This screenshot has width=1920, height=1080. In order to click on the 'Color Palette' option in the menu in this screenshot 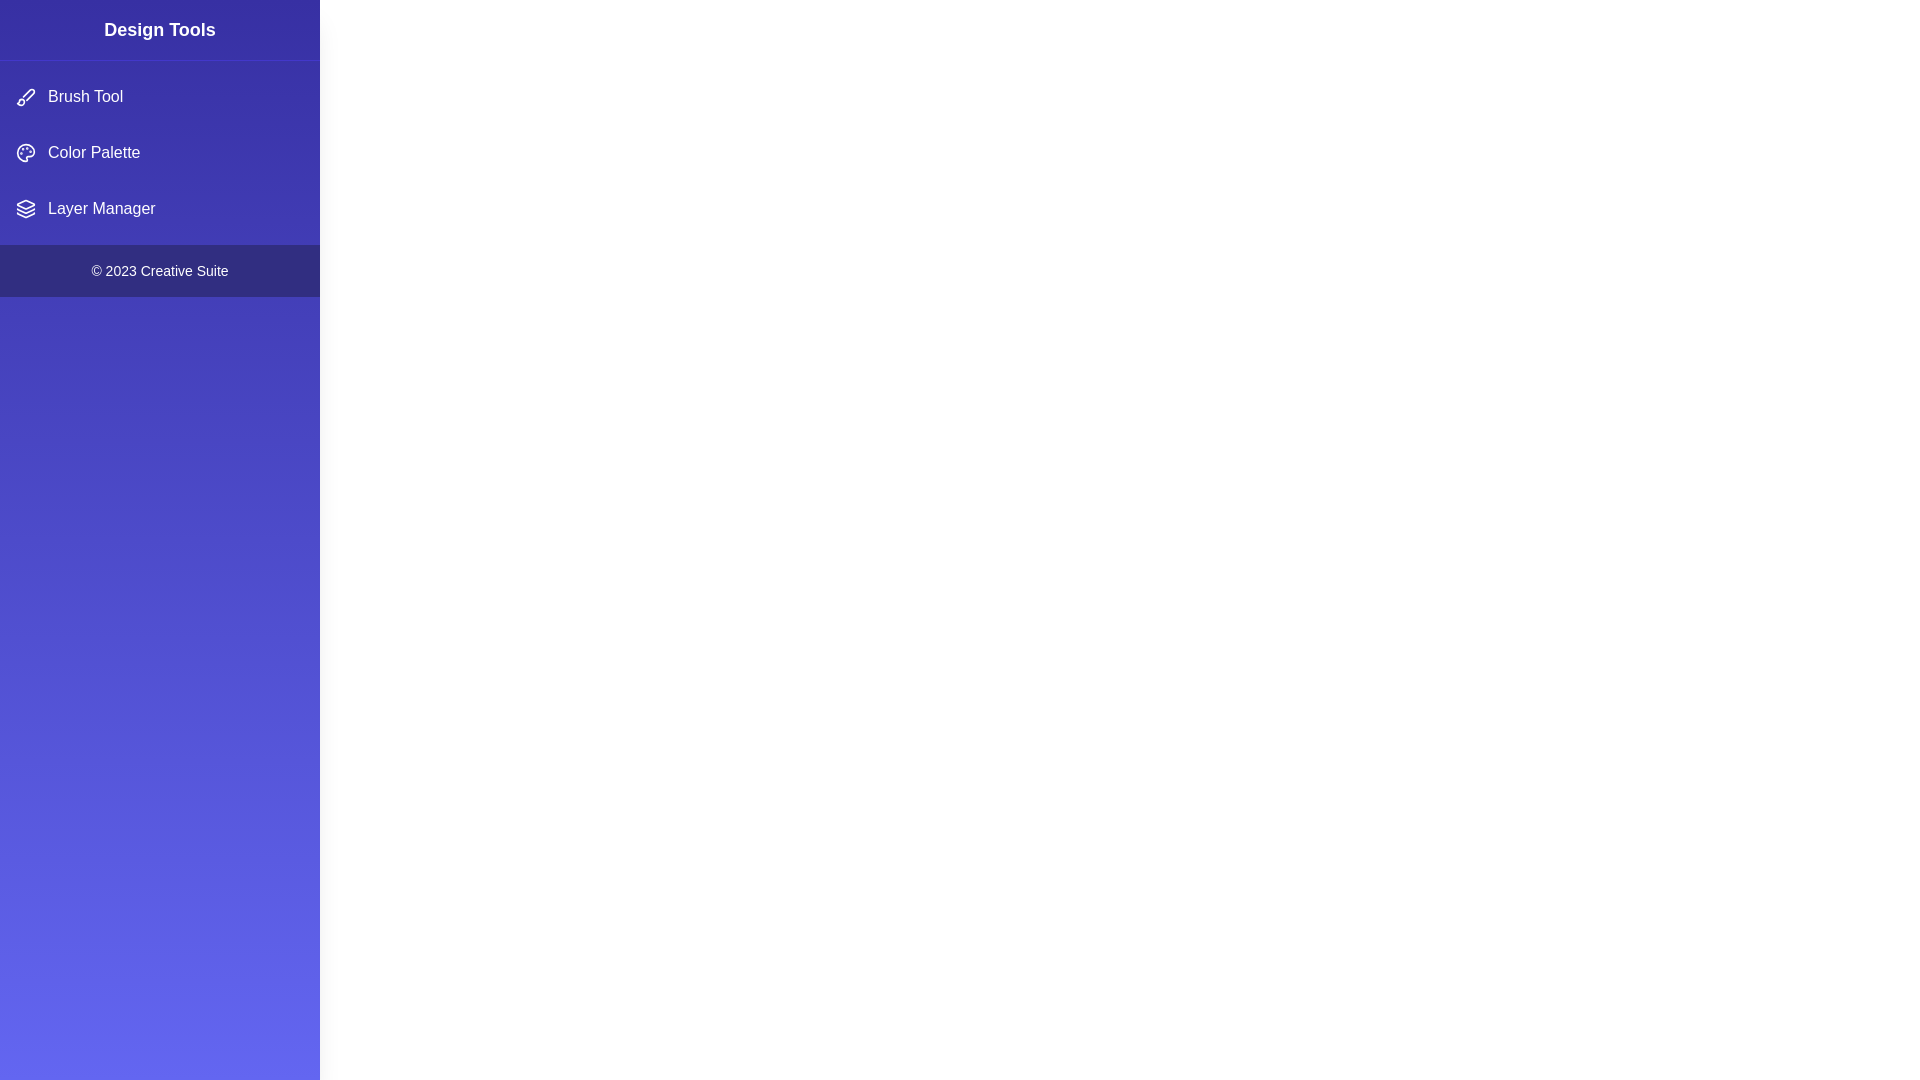, I will do `click(158, 152)`.